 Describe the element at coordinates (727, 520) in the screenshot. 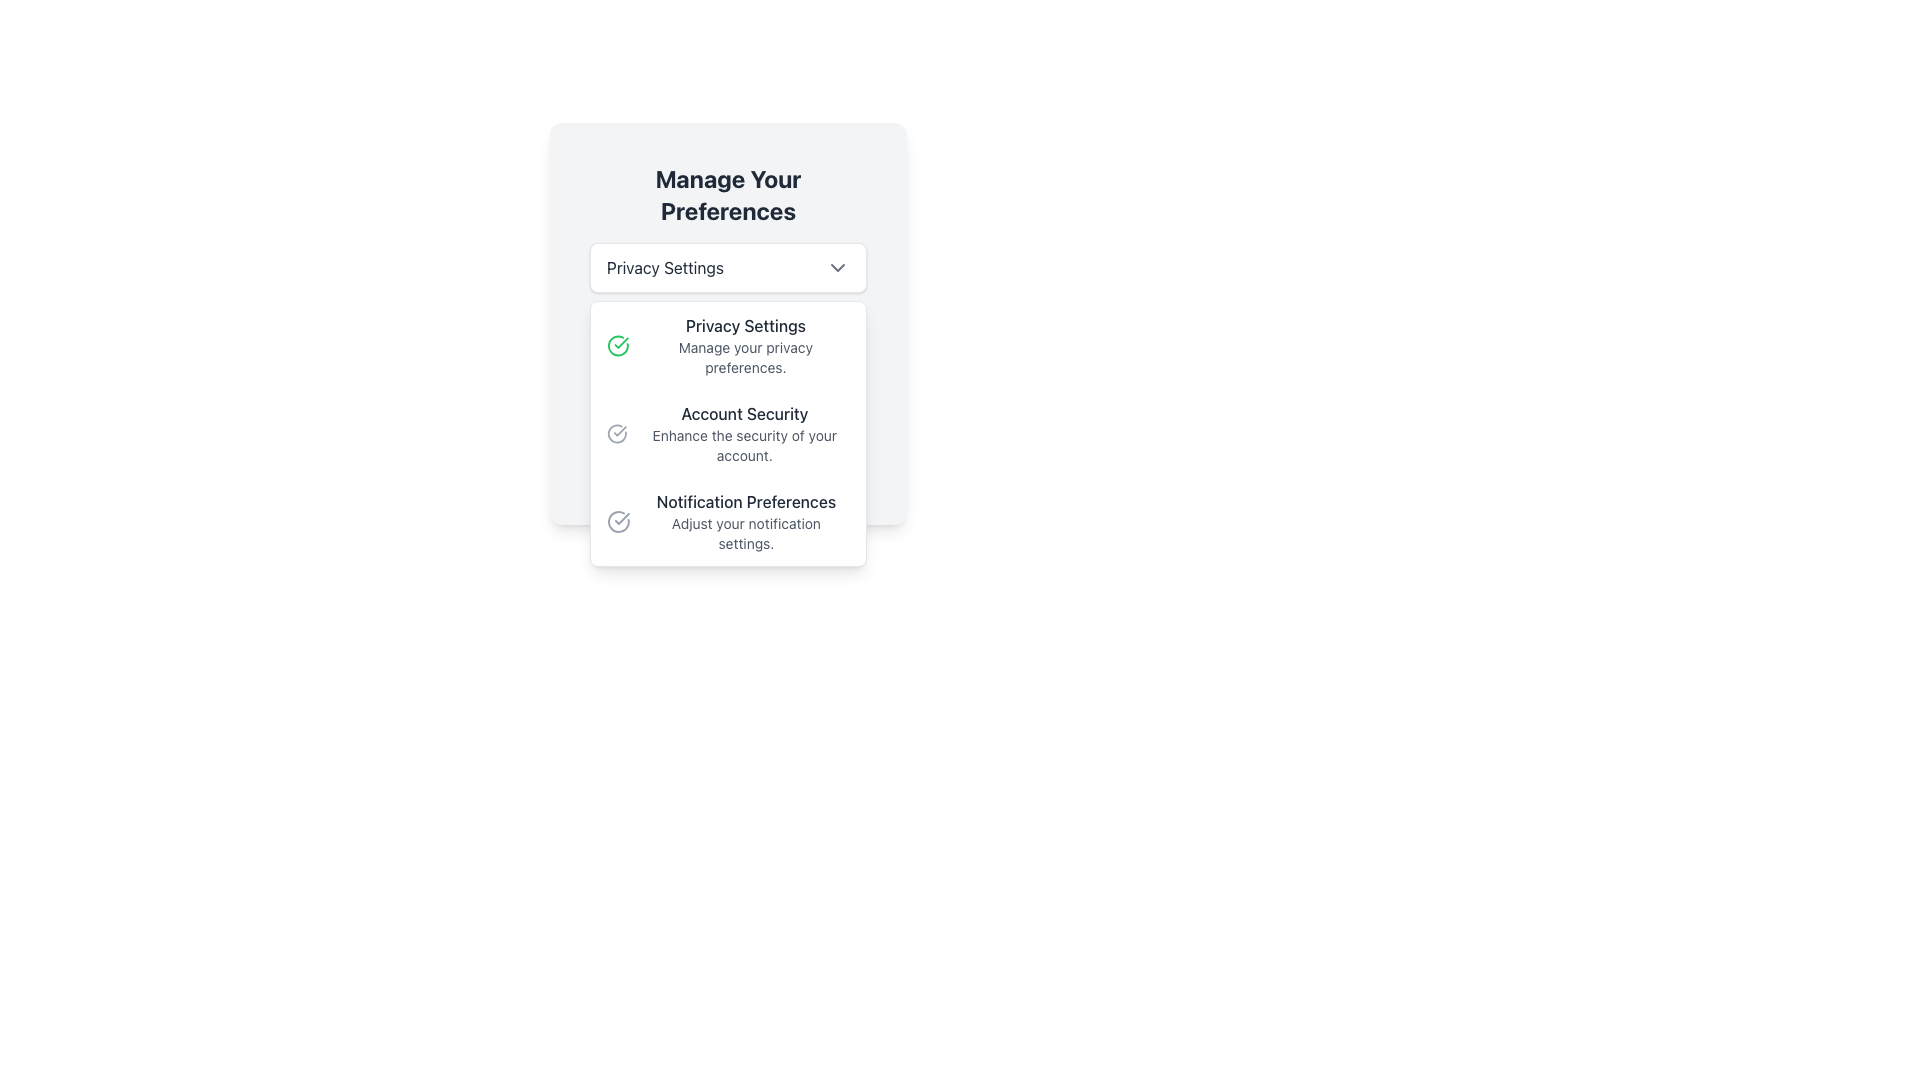

I see `the third item in the preferences menu dropdown, which is associated with managing notification settings` at that location.